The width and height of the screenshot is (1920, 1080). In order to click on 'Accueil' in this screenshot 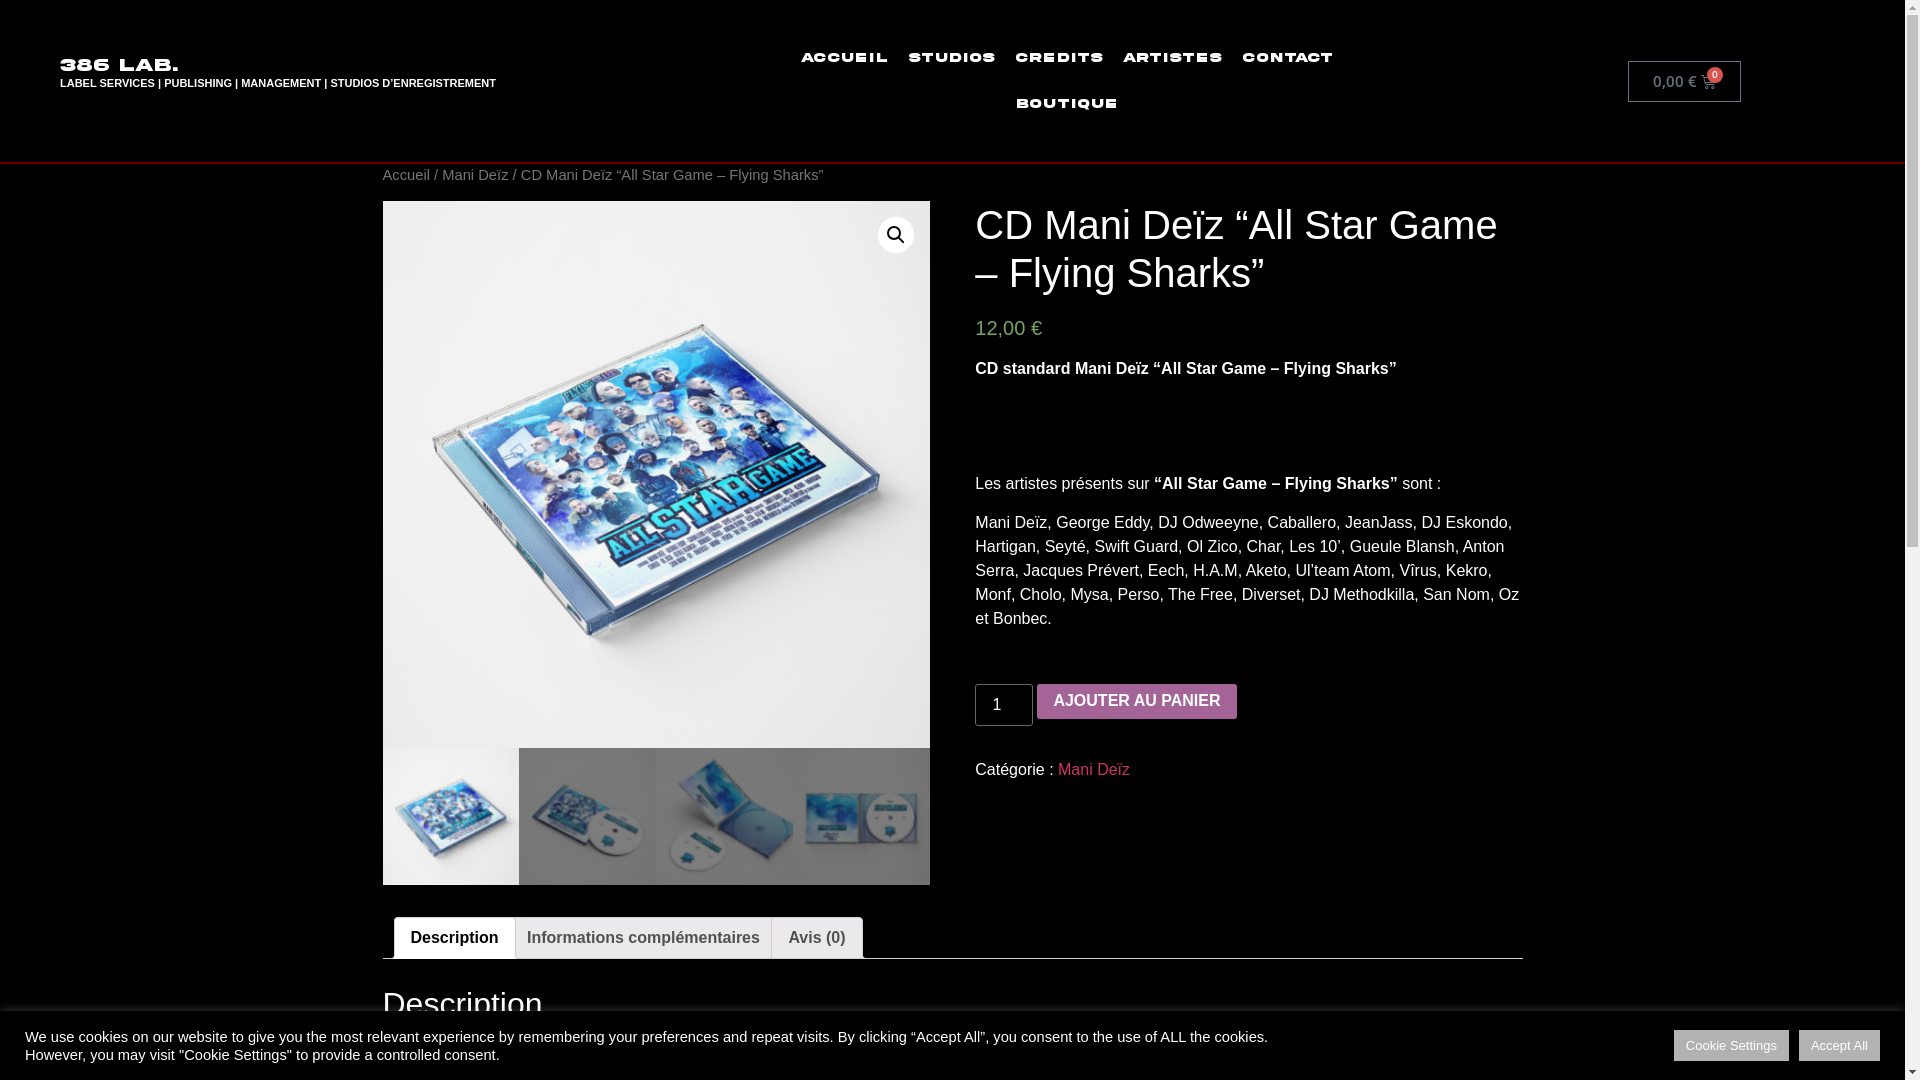, I will do `click(404, 173)`.